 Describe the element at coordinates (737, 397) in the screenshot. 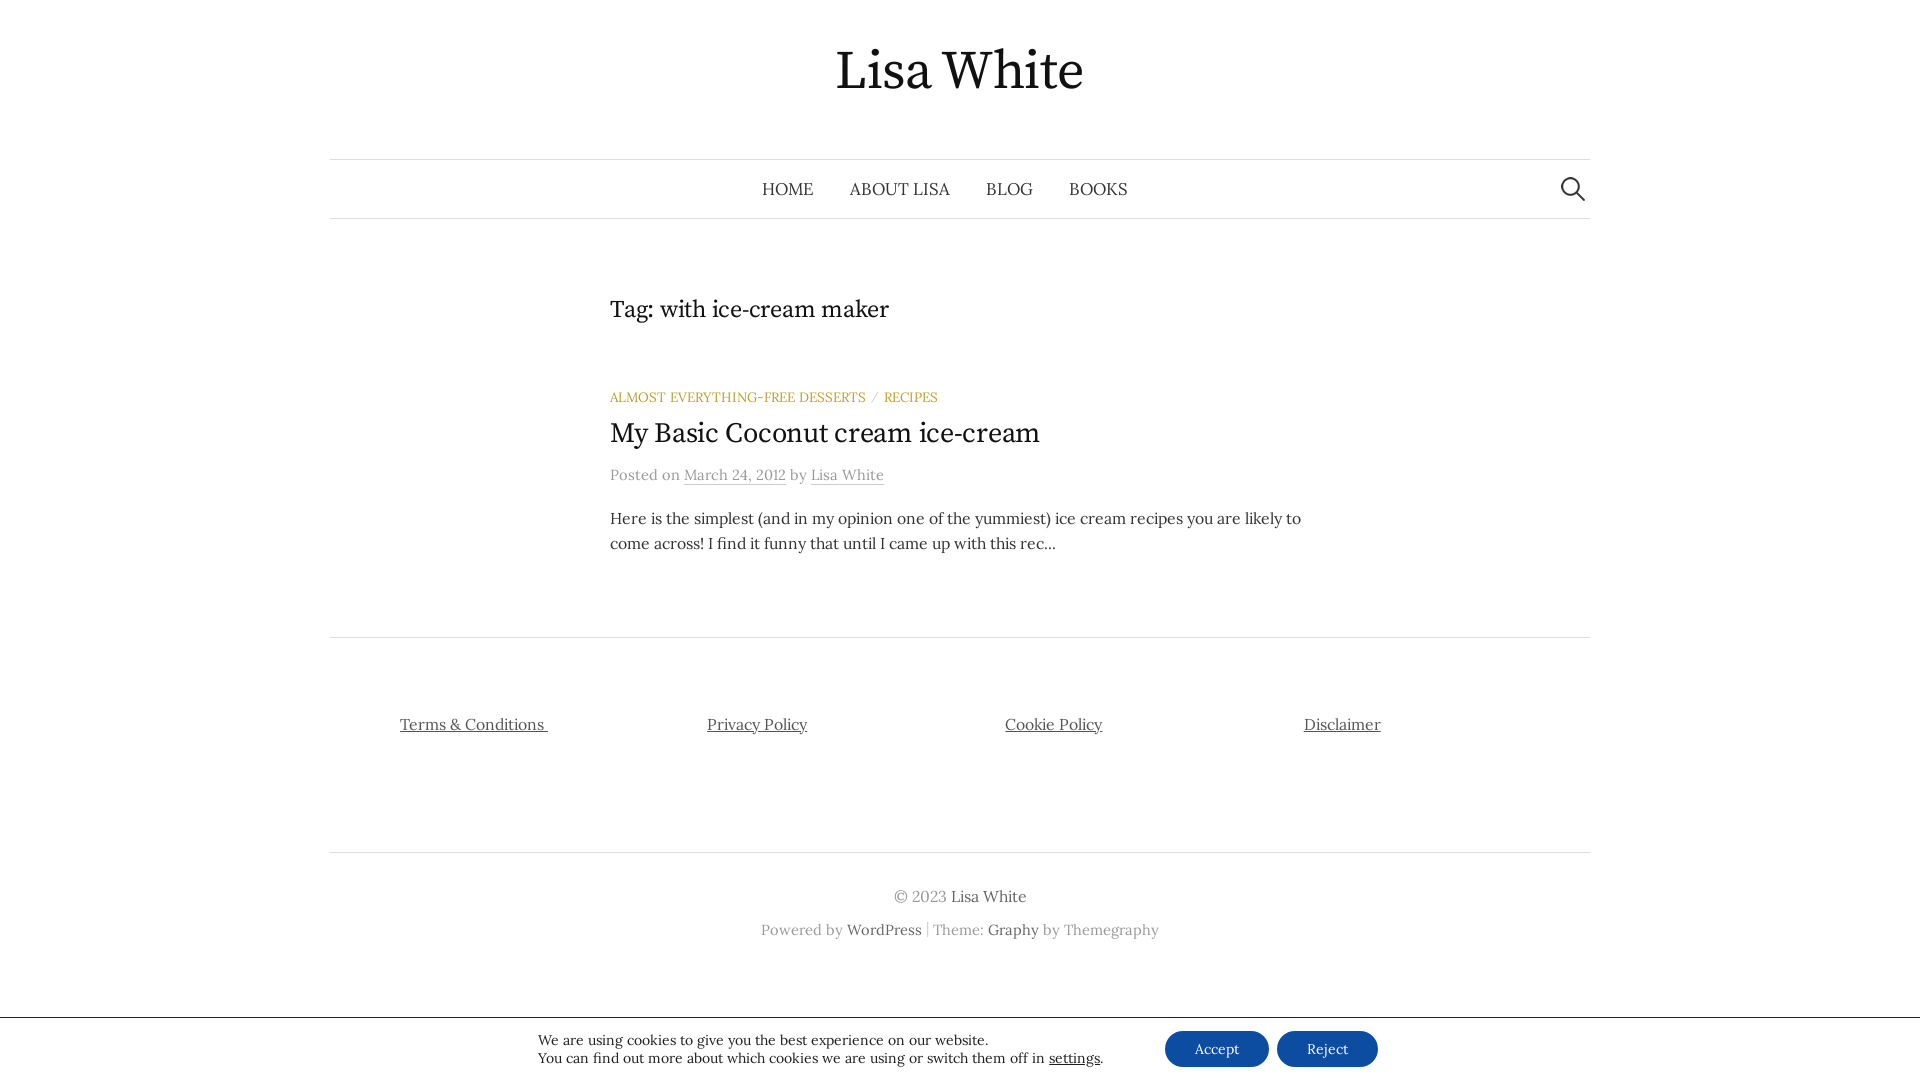

I see `'ALMOST EVERYTHING-FREE DESSERTS'` at that location.